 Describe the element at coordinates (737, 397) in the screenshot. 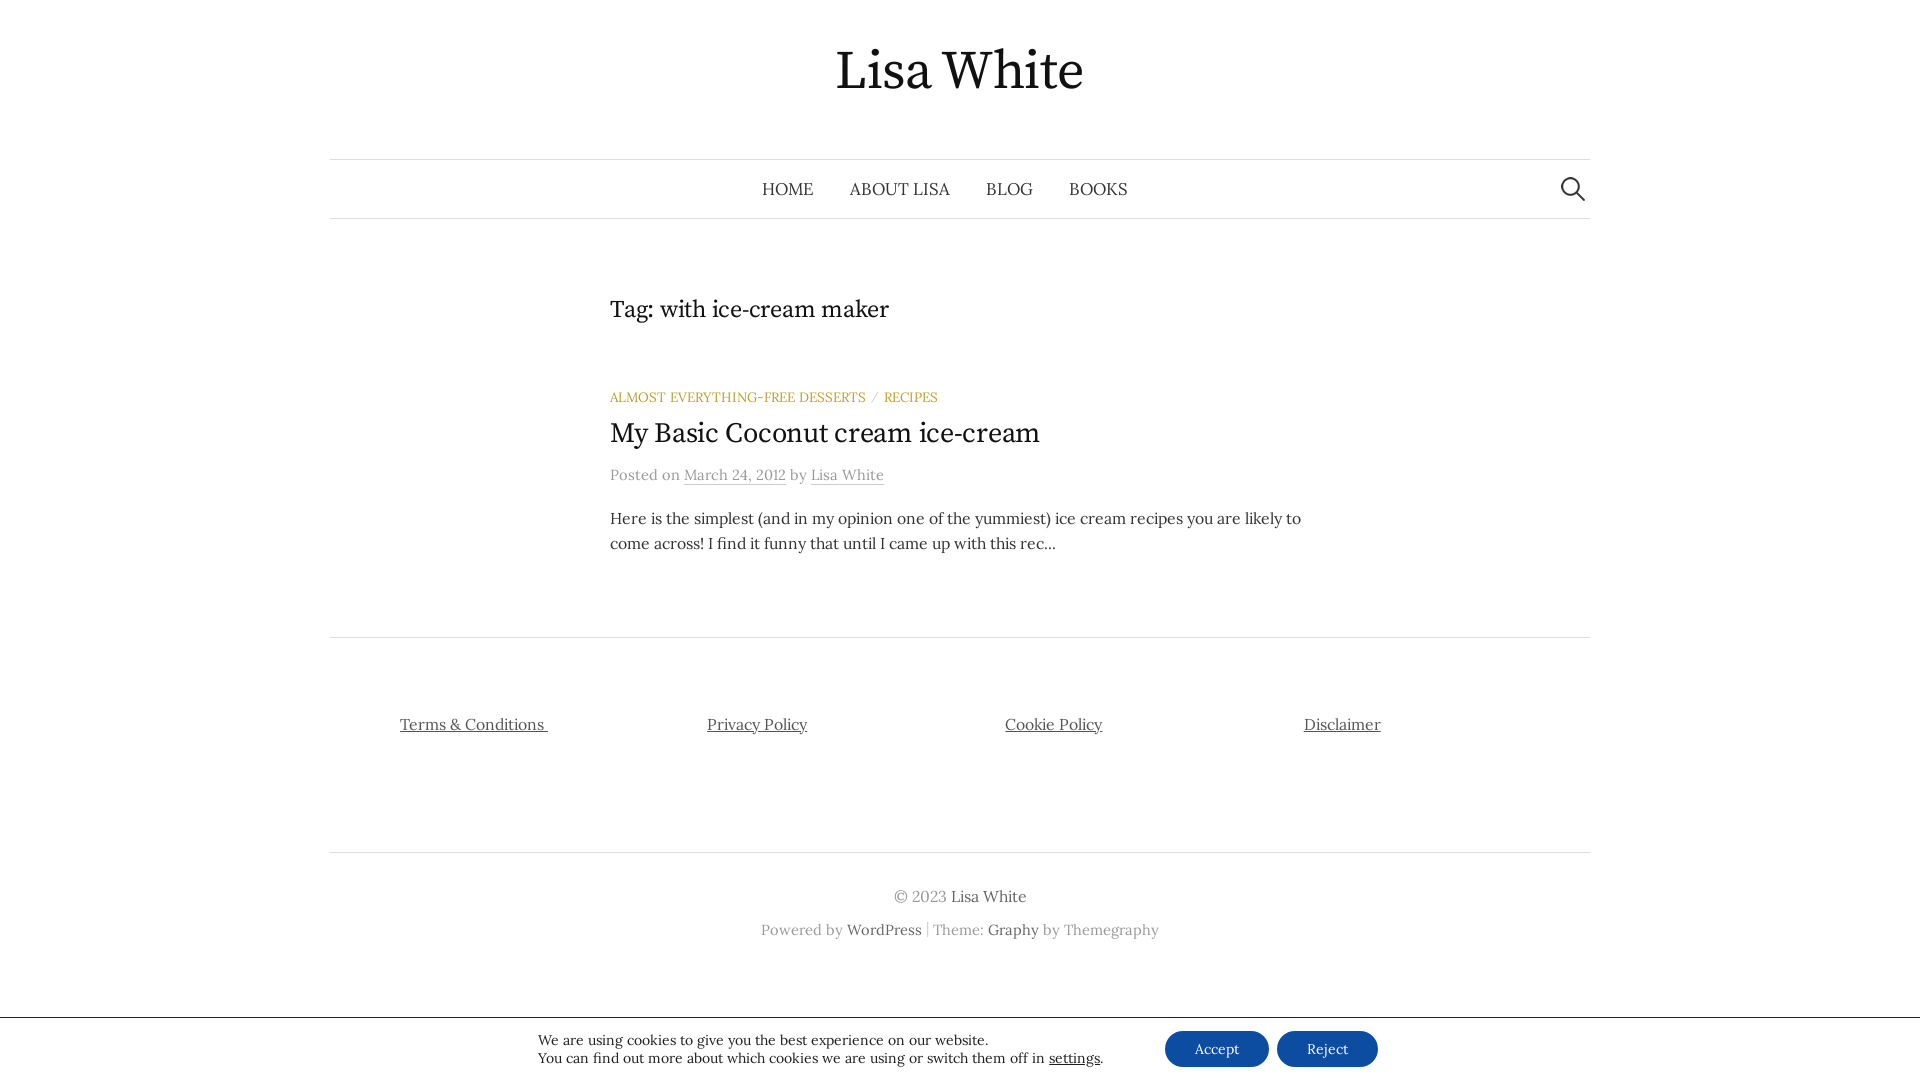

I see `'ALMOST EVERYTHING-FREE DESSERTS'` at that location.